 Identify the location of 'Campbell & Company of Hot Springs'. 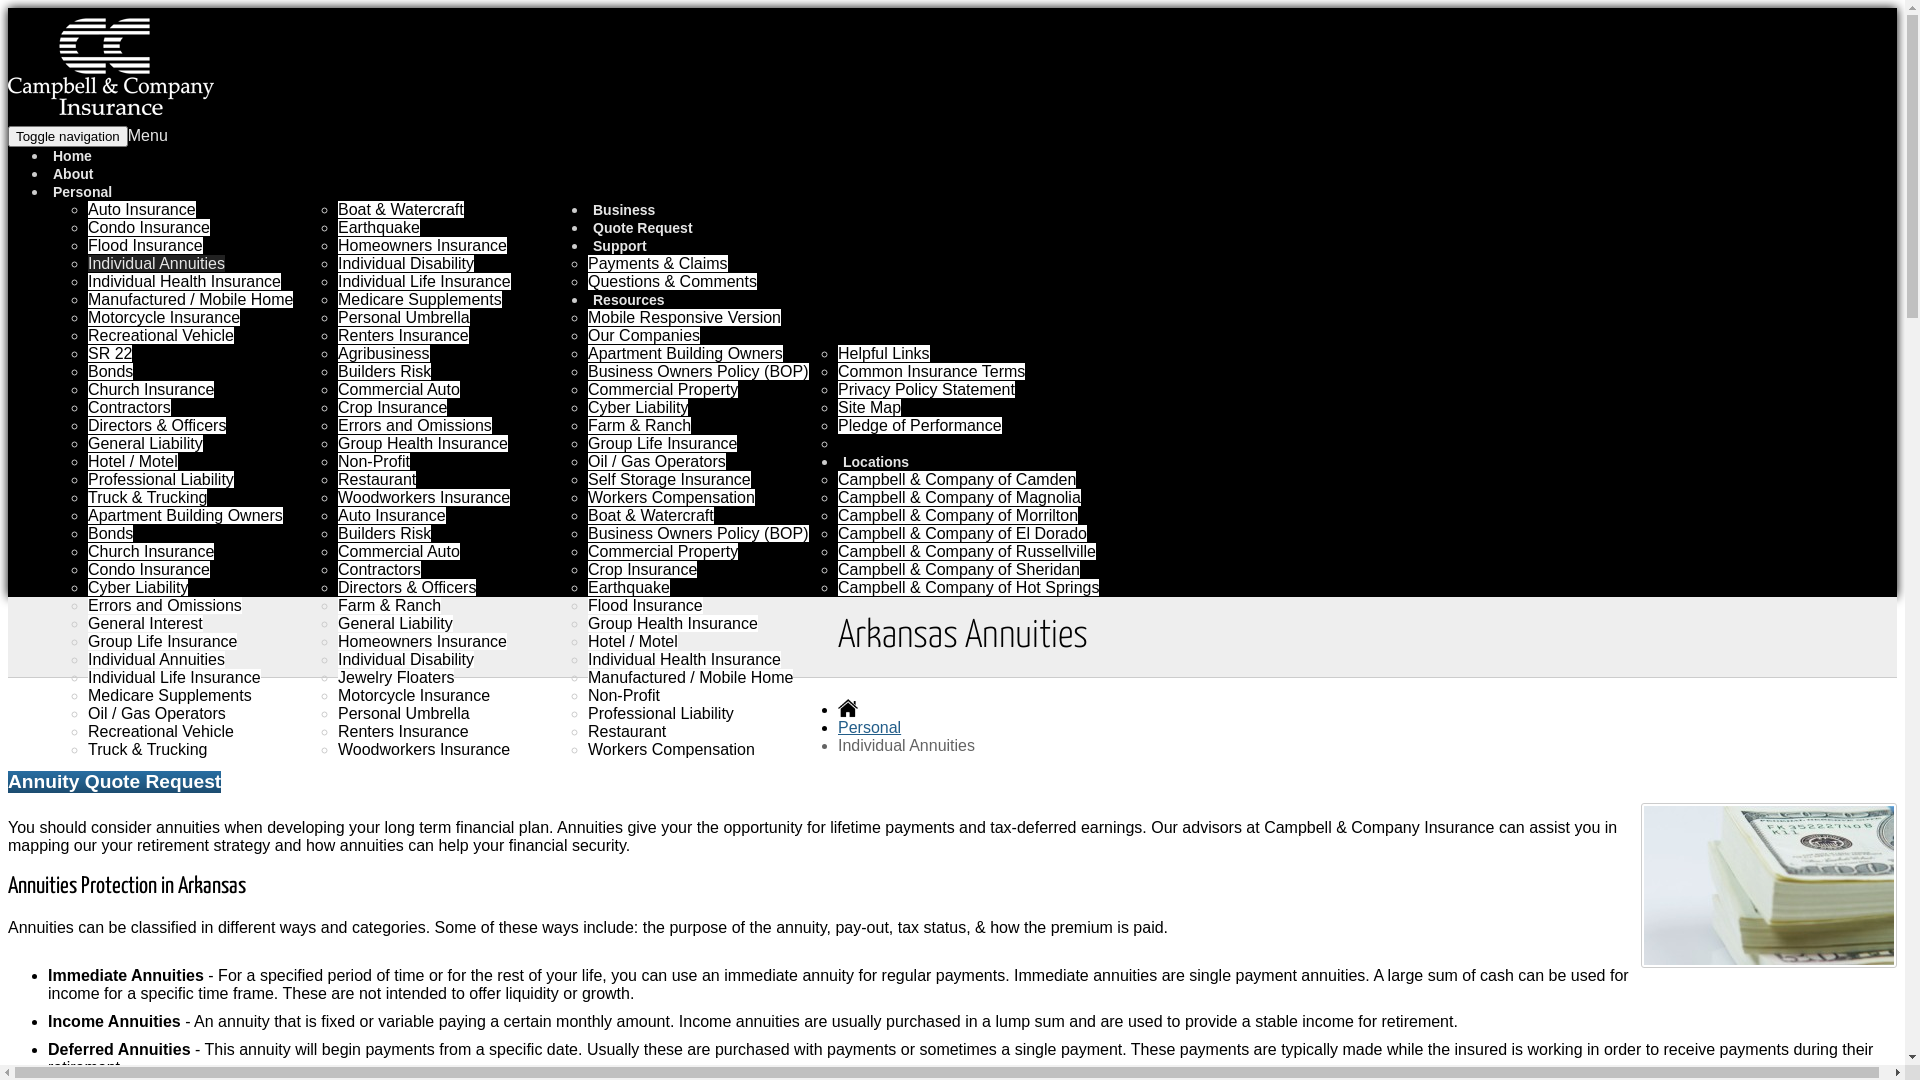
(968, 586).